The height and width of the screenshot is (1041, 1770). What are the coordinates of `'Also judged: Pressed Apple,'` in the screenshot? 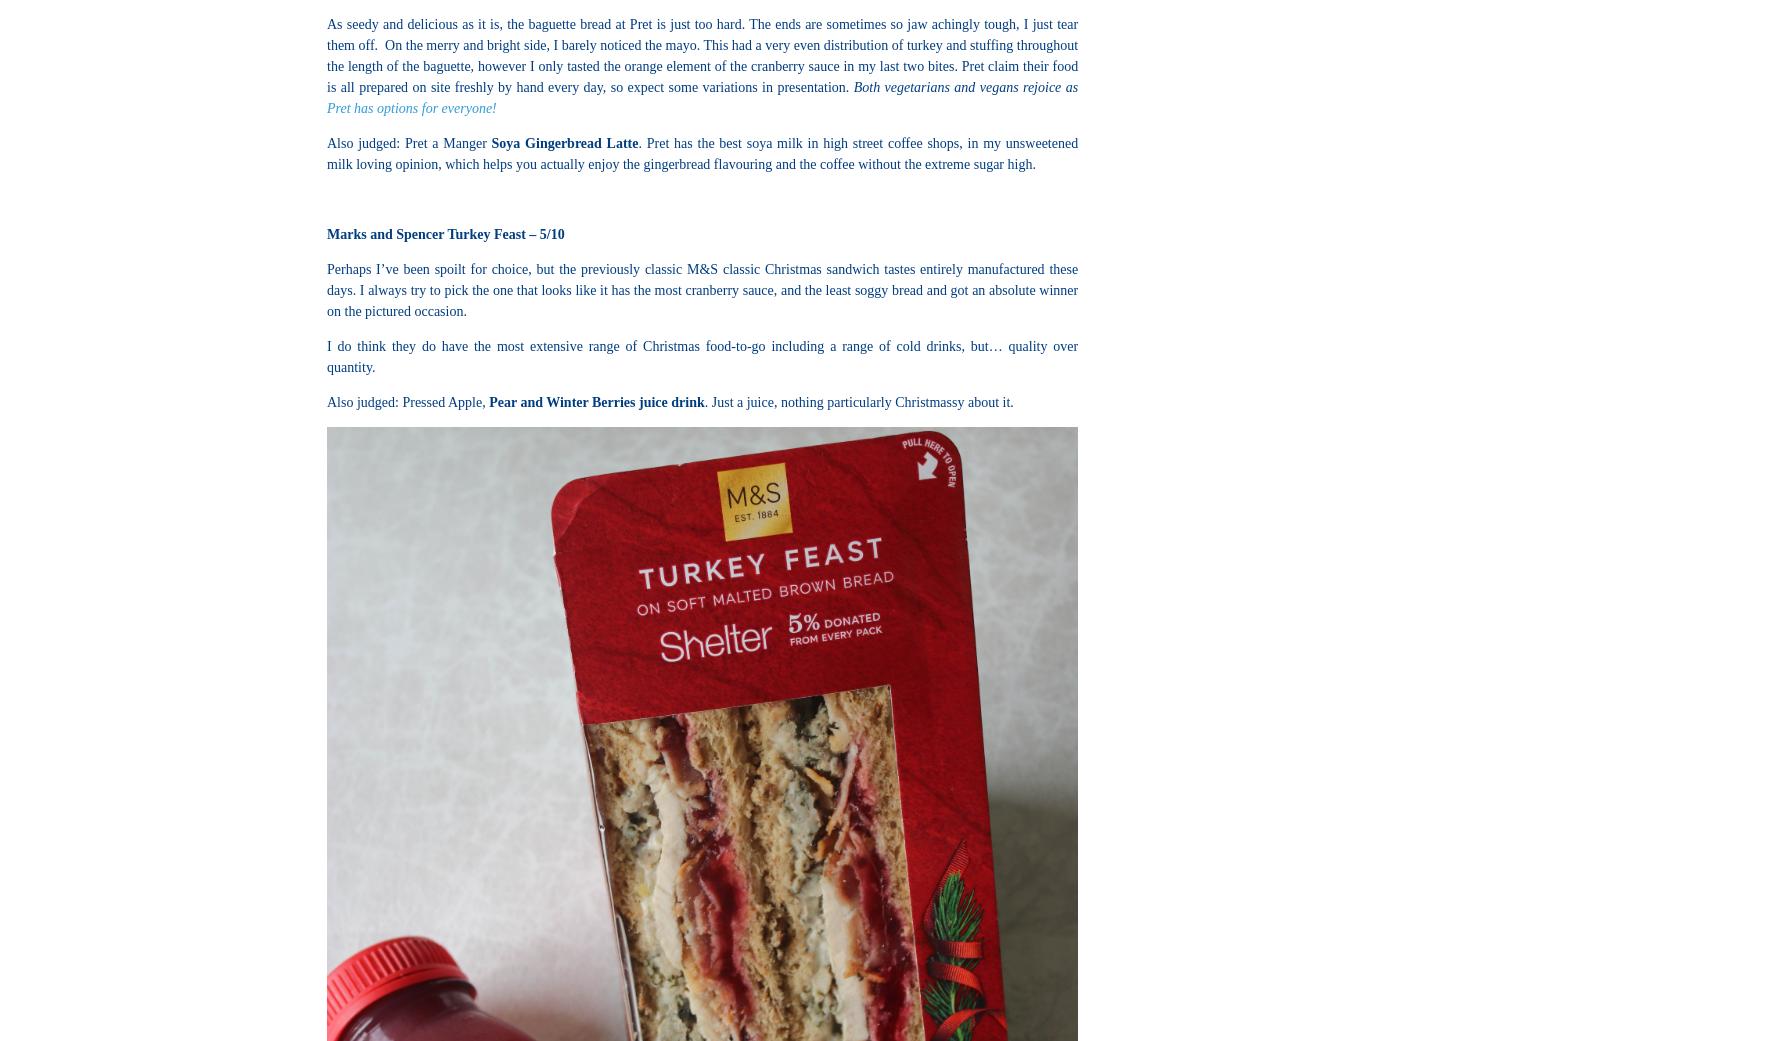 It's located at (406, 402).